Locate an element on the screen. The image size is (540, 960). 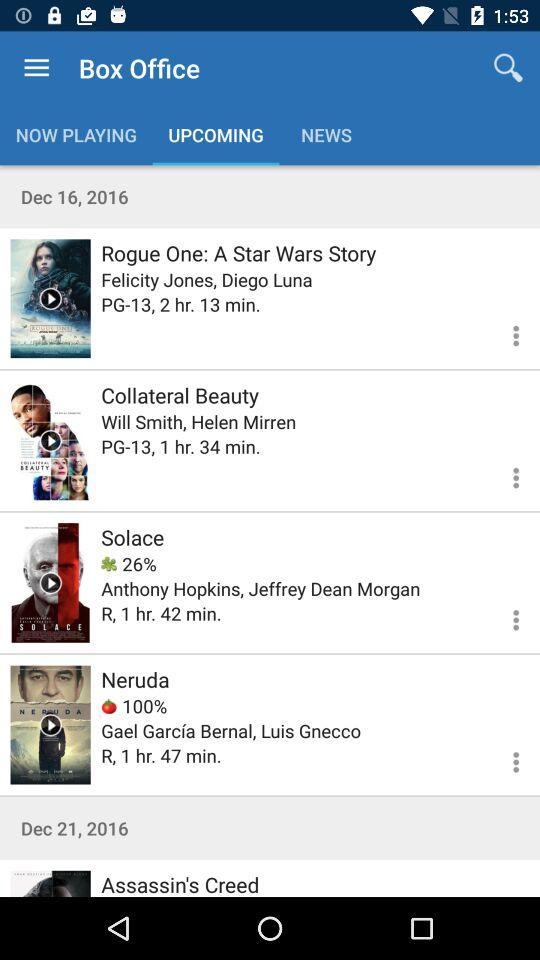
more options is located at coordinates (503, 475).